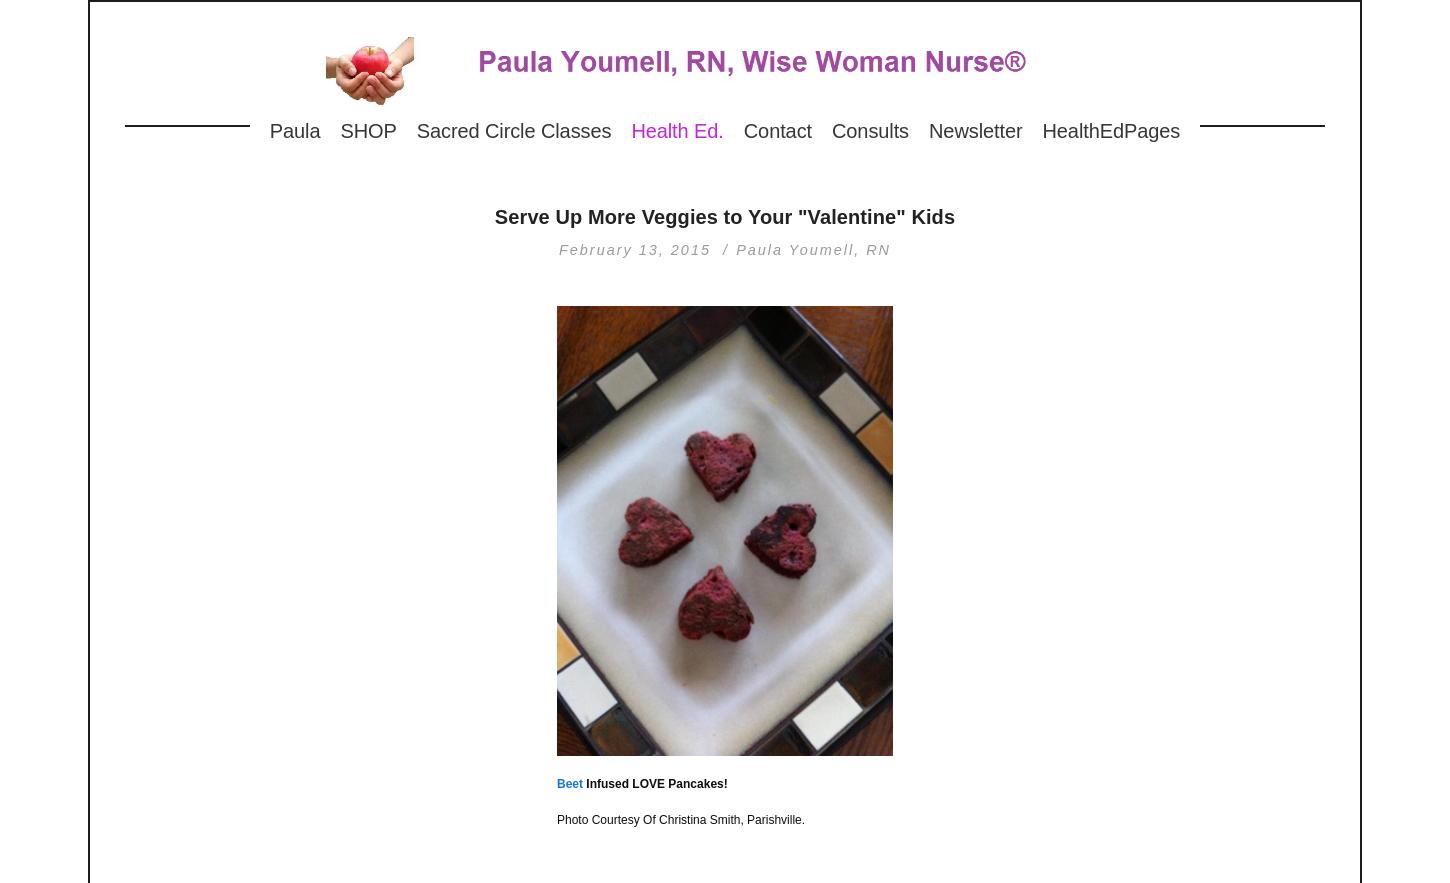 This screenshot has width=1450, height=883. Describe the element at coordinates (340, 130) in the screenshot. I see `'SHOP'` at that location.